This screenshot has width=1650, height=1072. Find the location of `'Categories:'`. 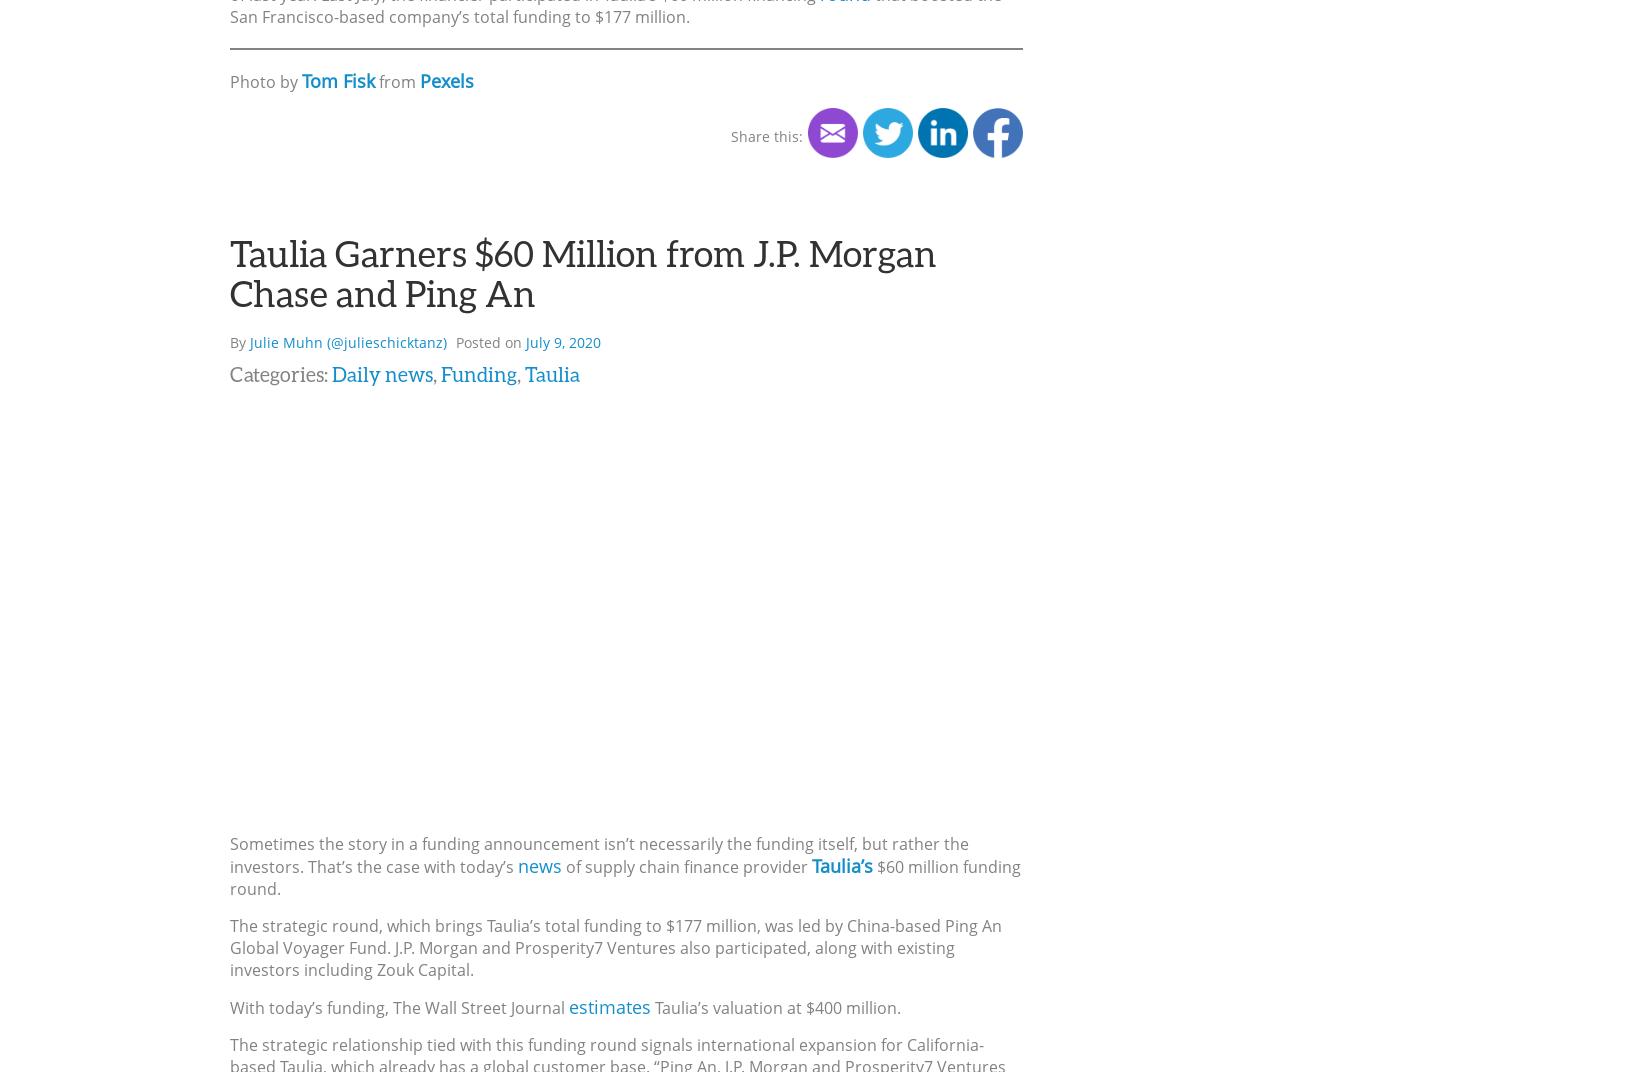

'Categories:' is located at coordinates (280, 372).